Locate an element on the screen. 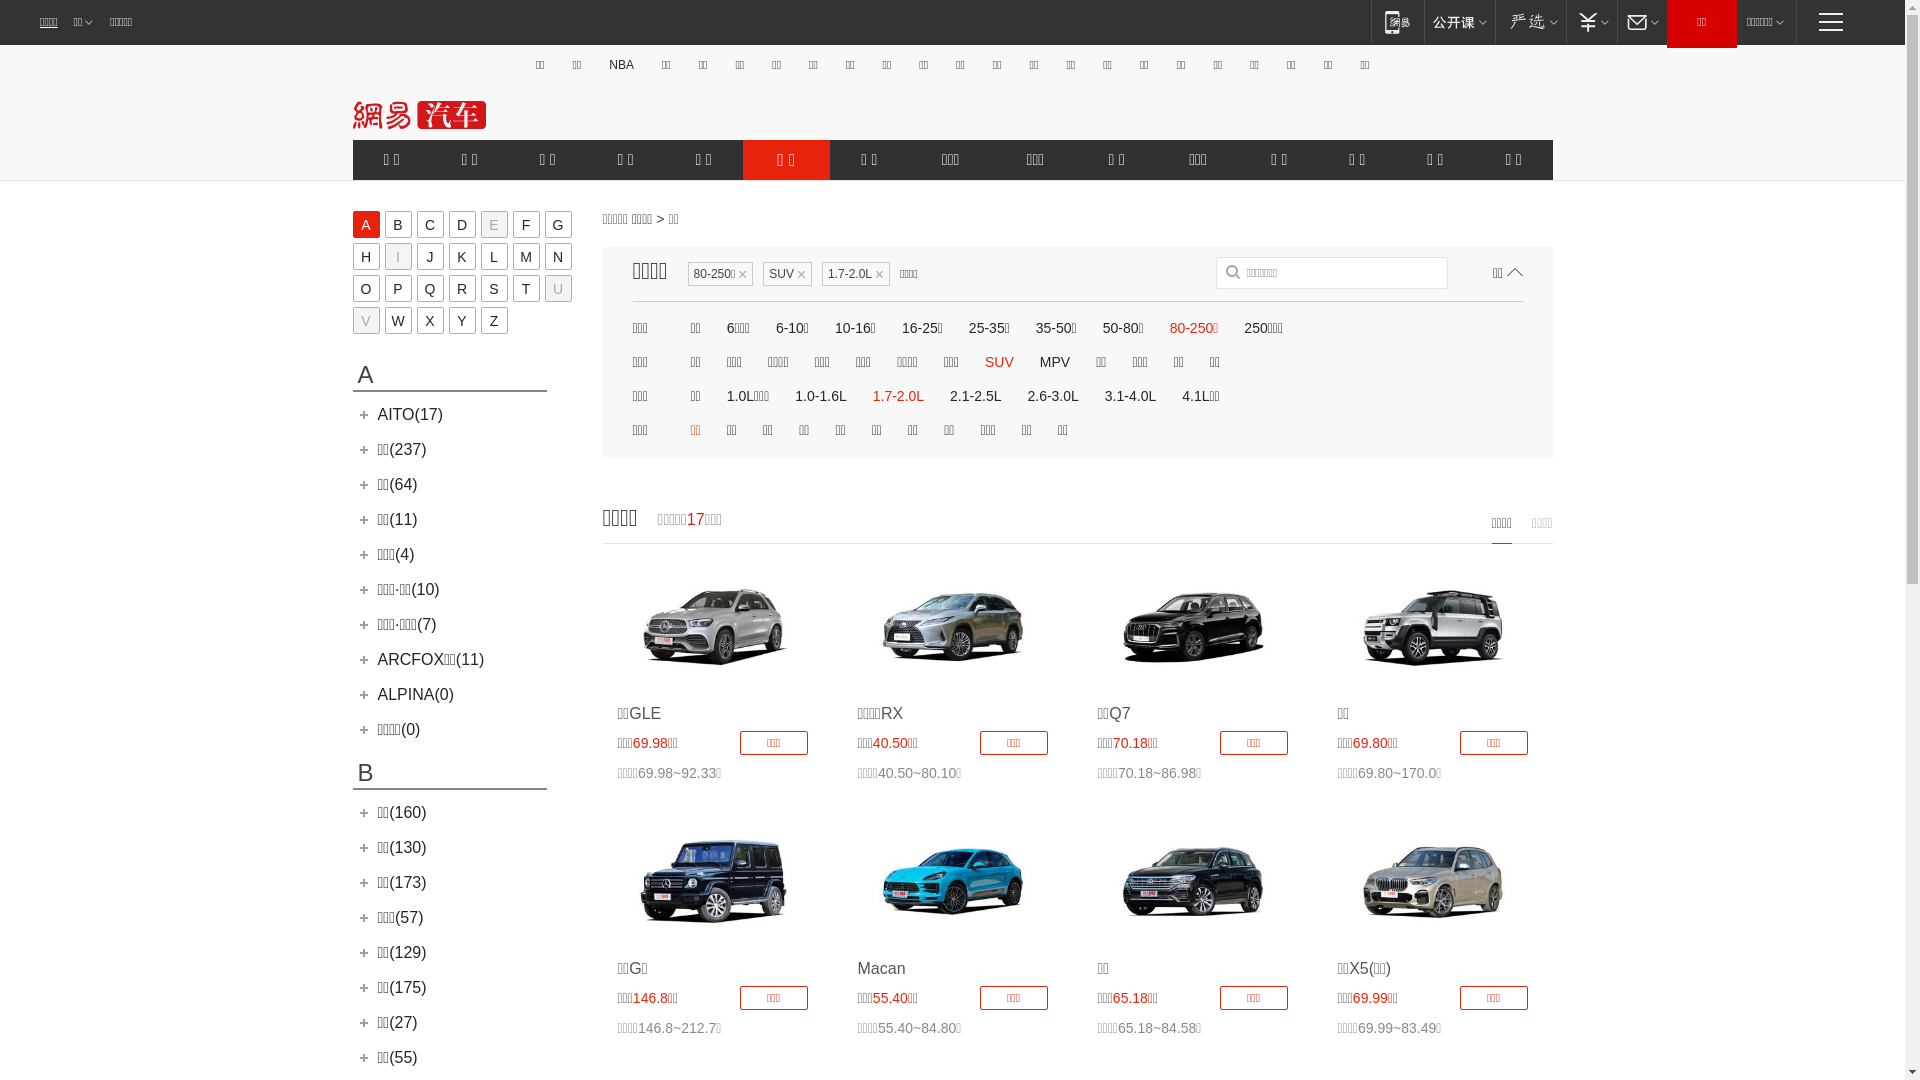 The height and width of the screenshot is (1080, 1920). 'Y' is located at coordinates (460, 319).